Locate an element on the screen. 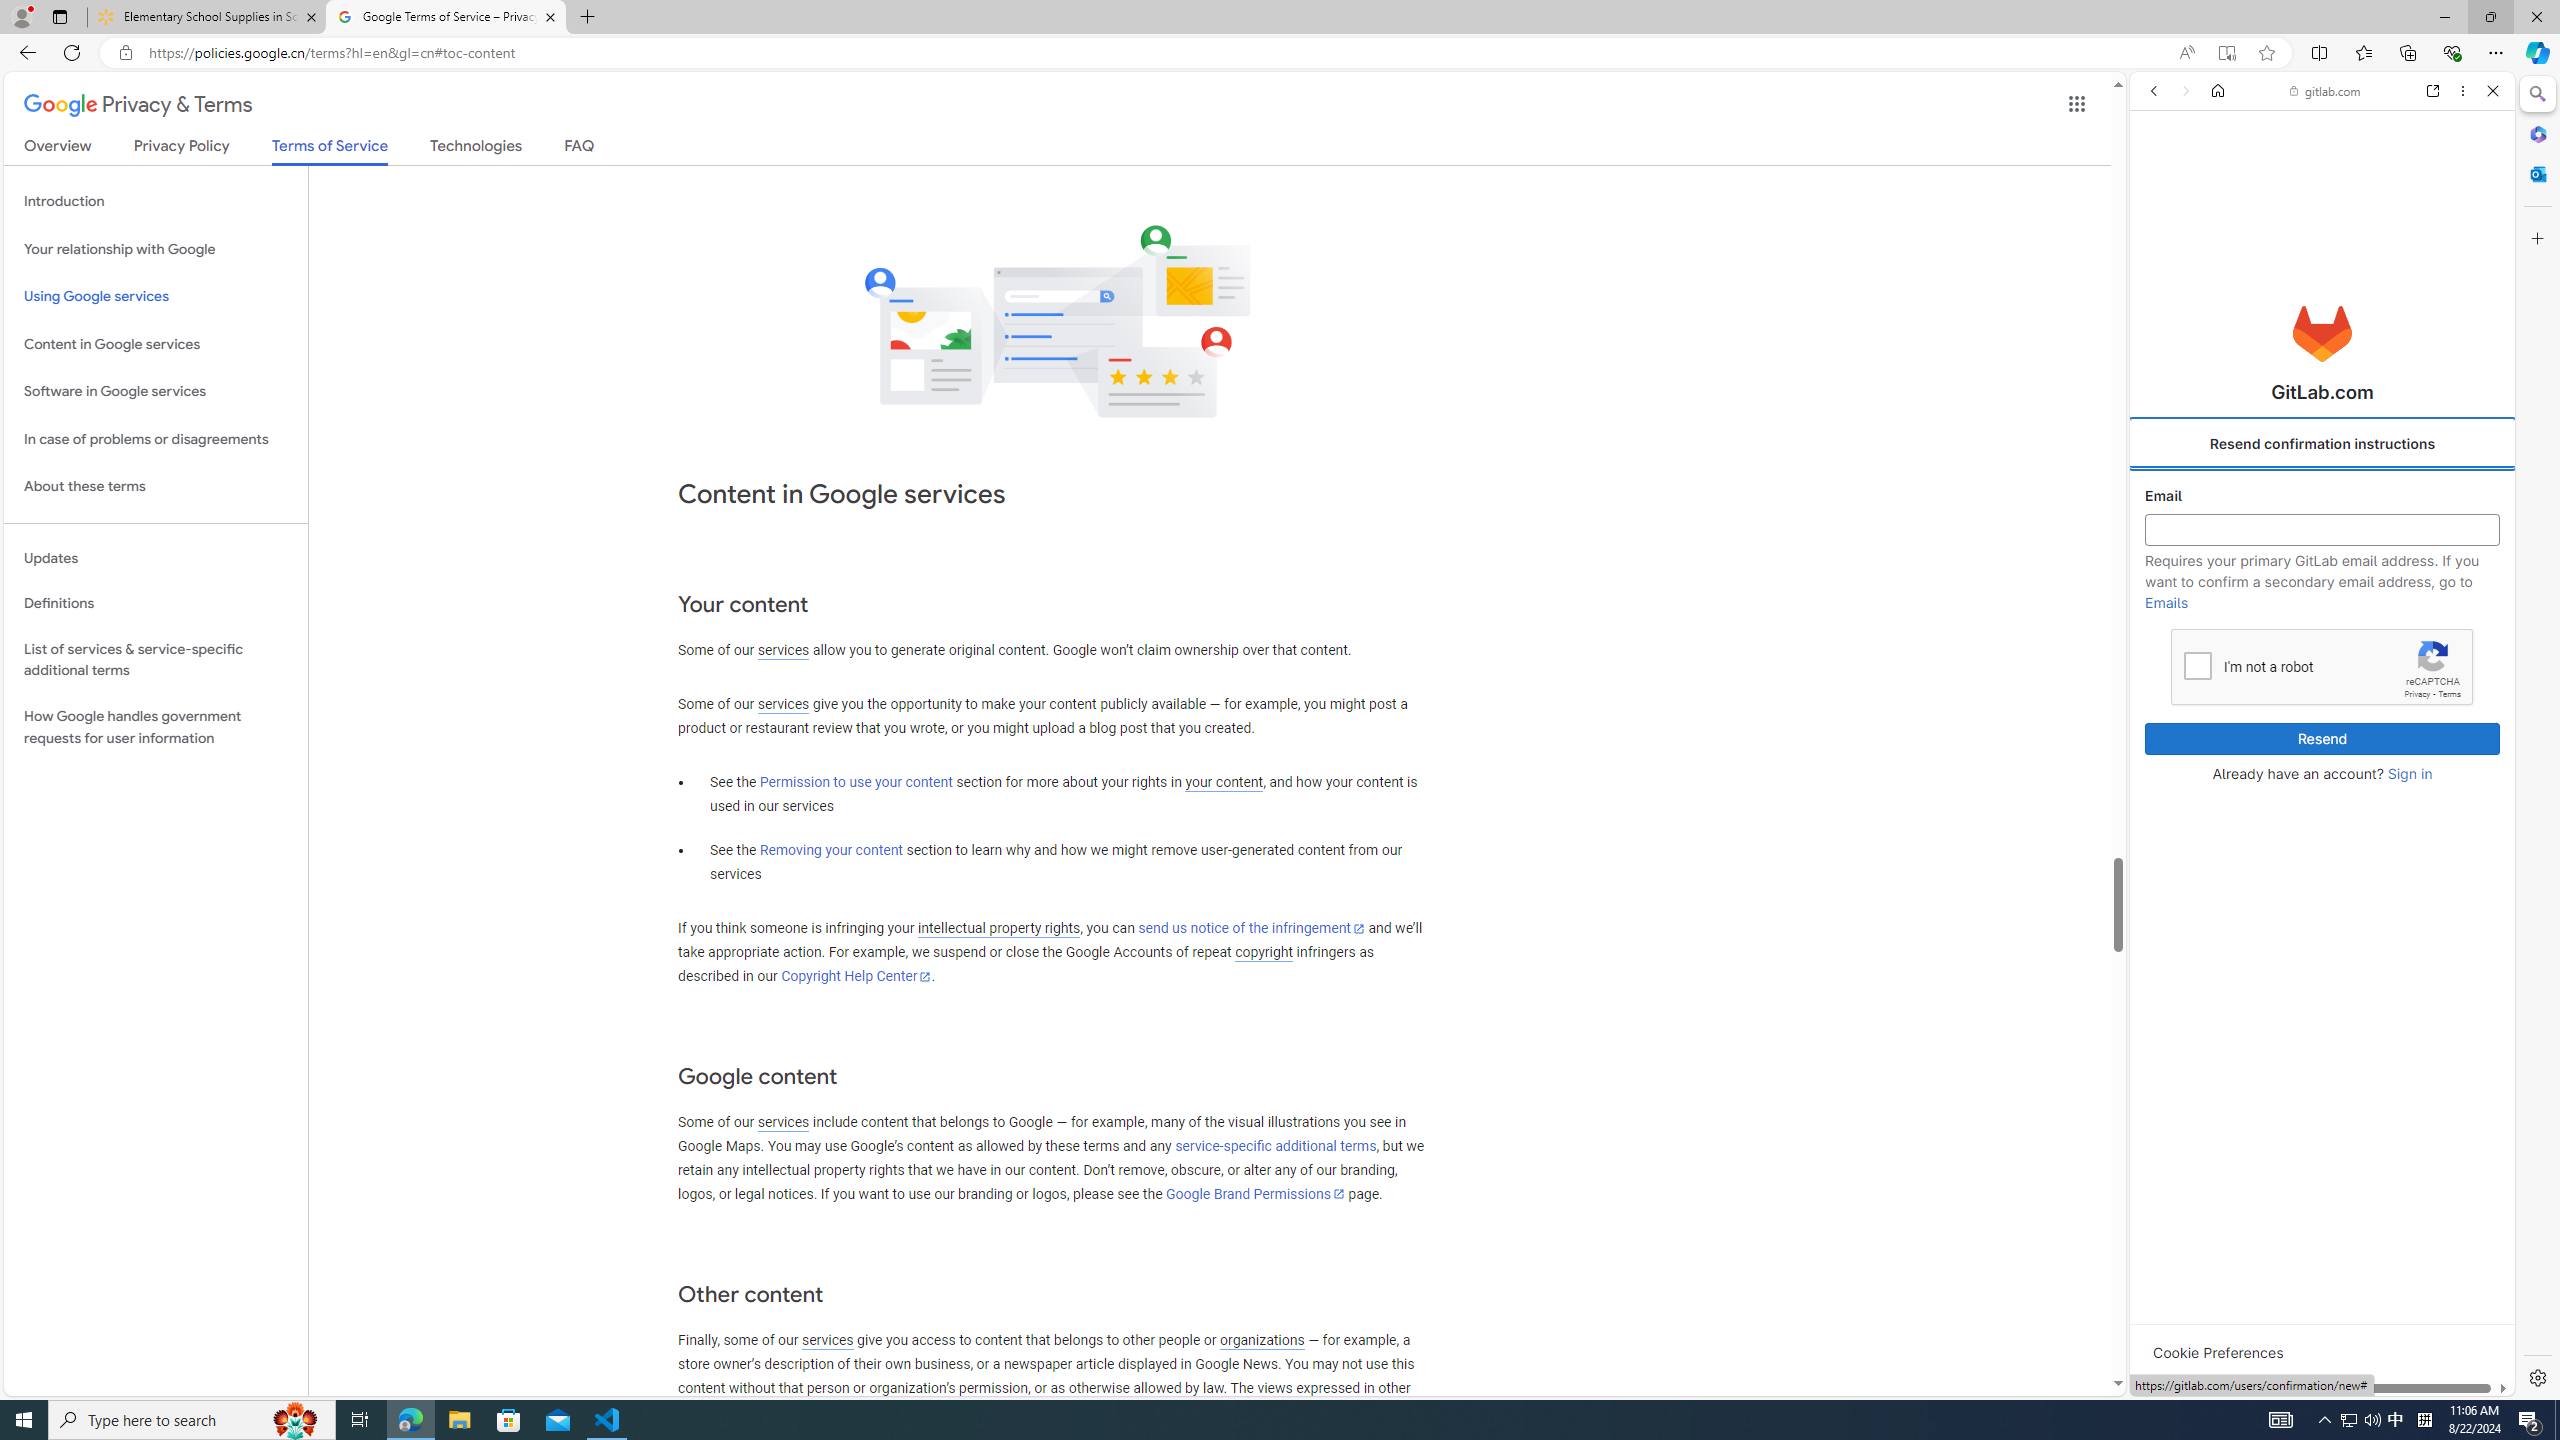 The image size is (2560, 1440). 'Emails' is located at coordinates (2166, 601).